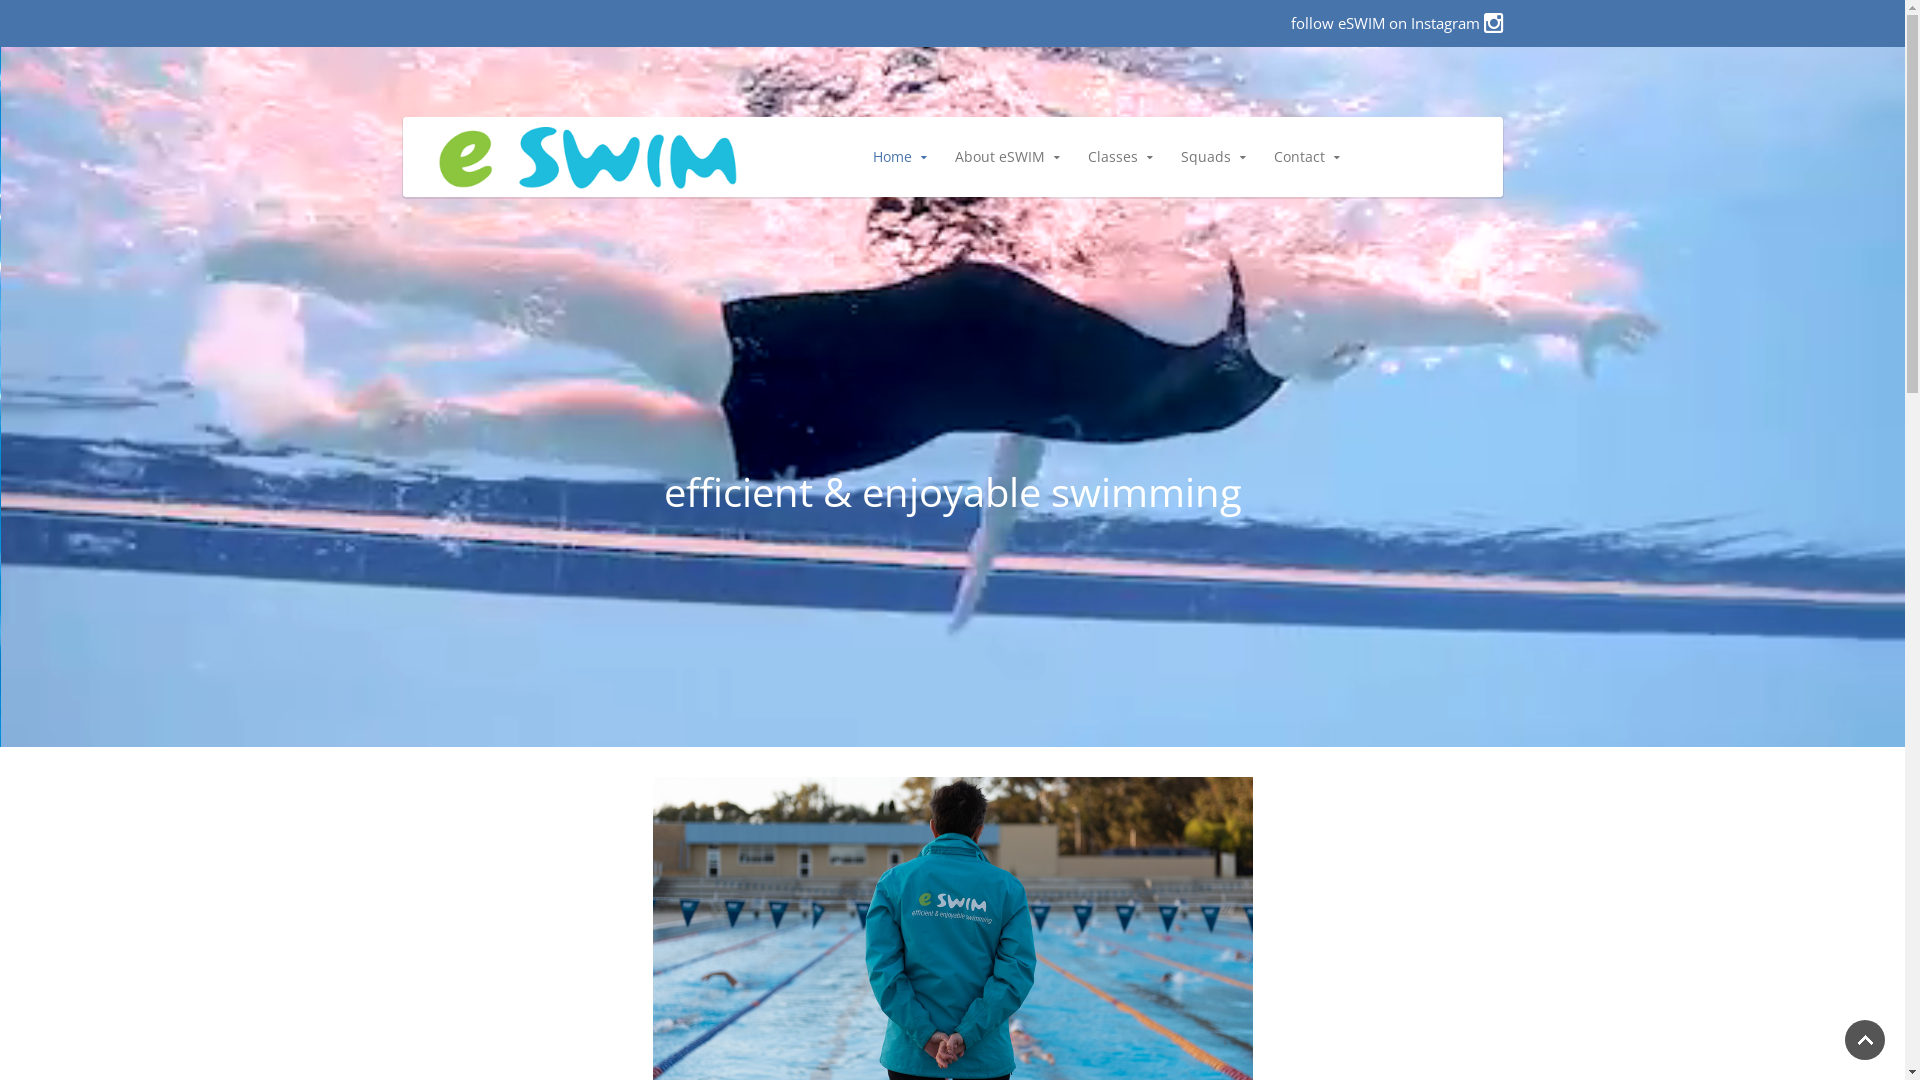  What do you see at coordinates (895, 156) in the screenshot?
I see `'Home'` at bounding box center [895, 156].